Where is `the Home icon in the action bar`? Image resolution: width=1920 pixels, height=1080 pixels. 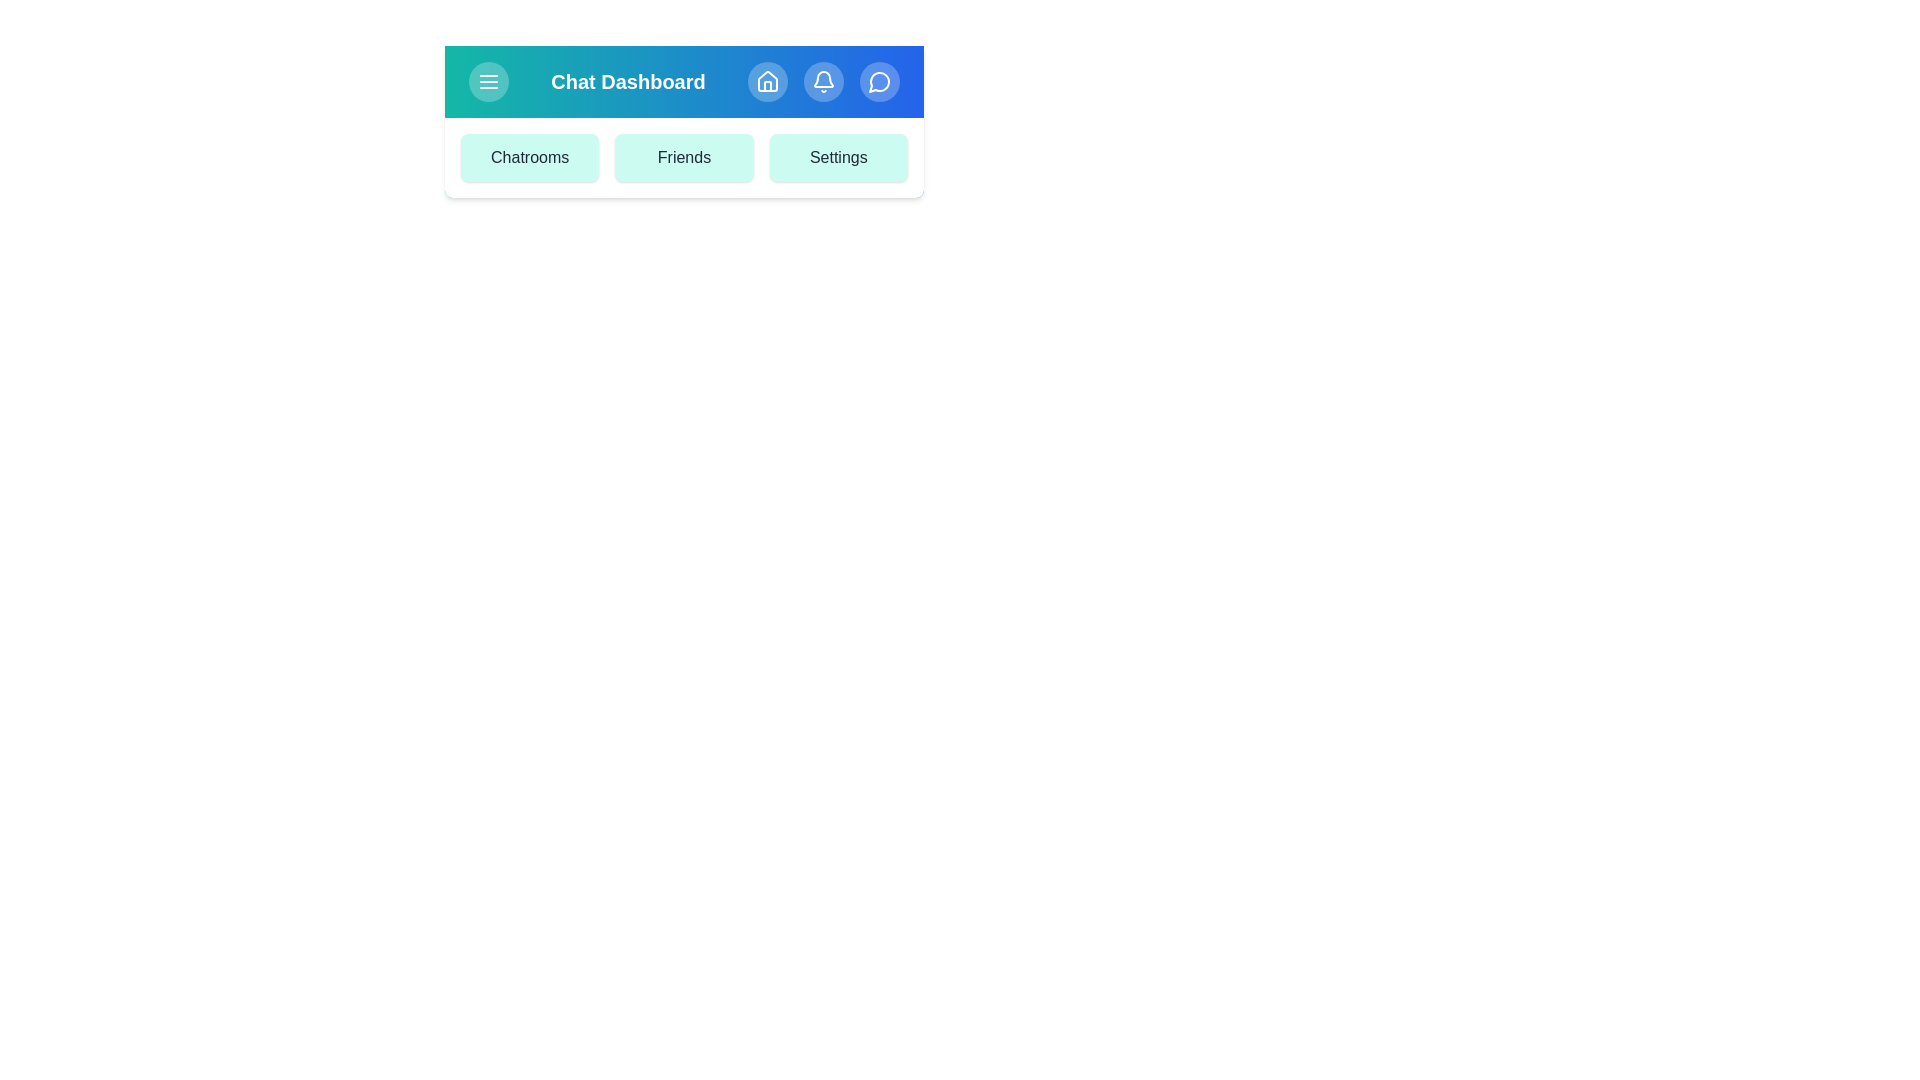 the Home icon in the action bar is located at coordinates (767, 80).